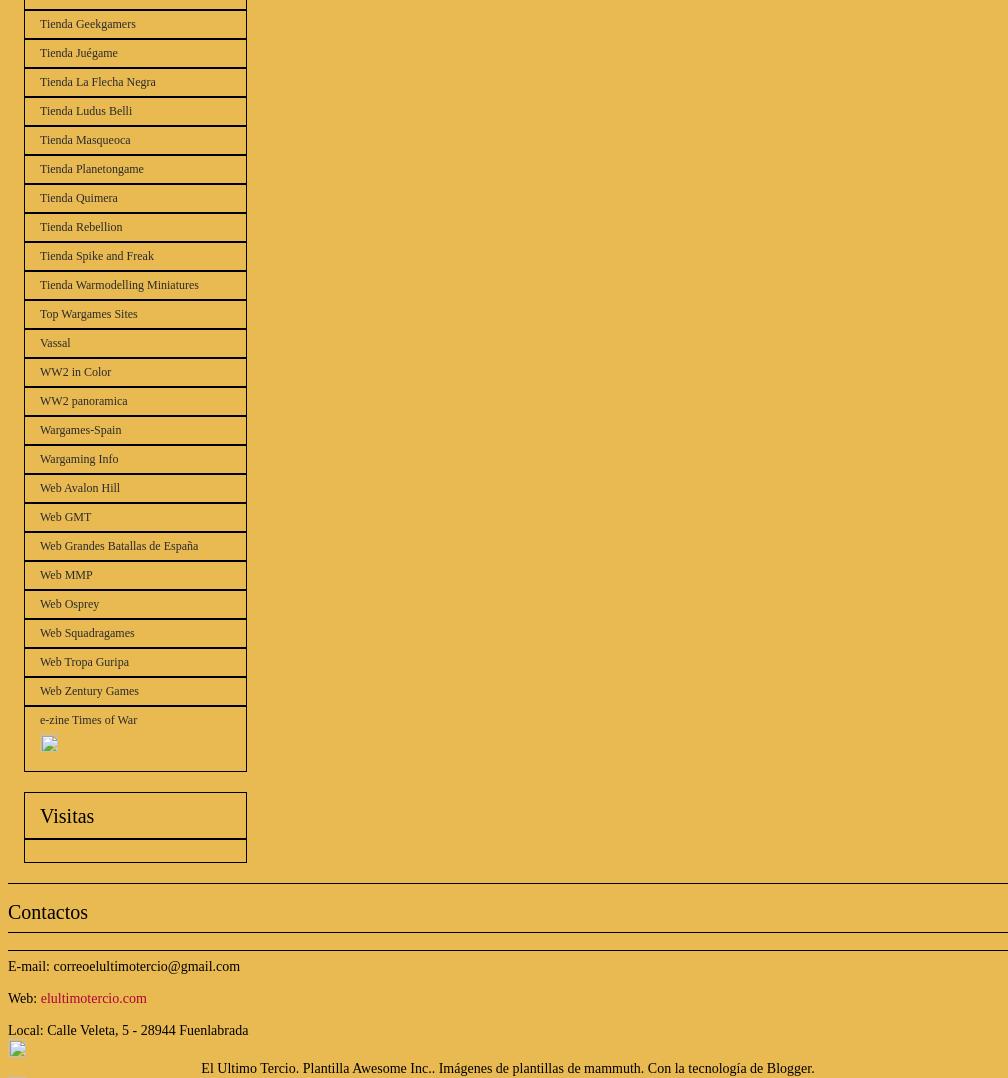 Image resolution: width=1008 pixels, height=1078 pixels. I want to click on 'Local: Calle Veleta, 5 - 28944 Fuenlabrada', so click(7, 1028).